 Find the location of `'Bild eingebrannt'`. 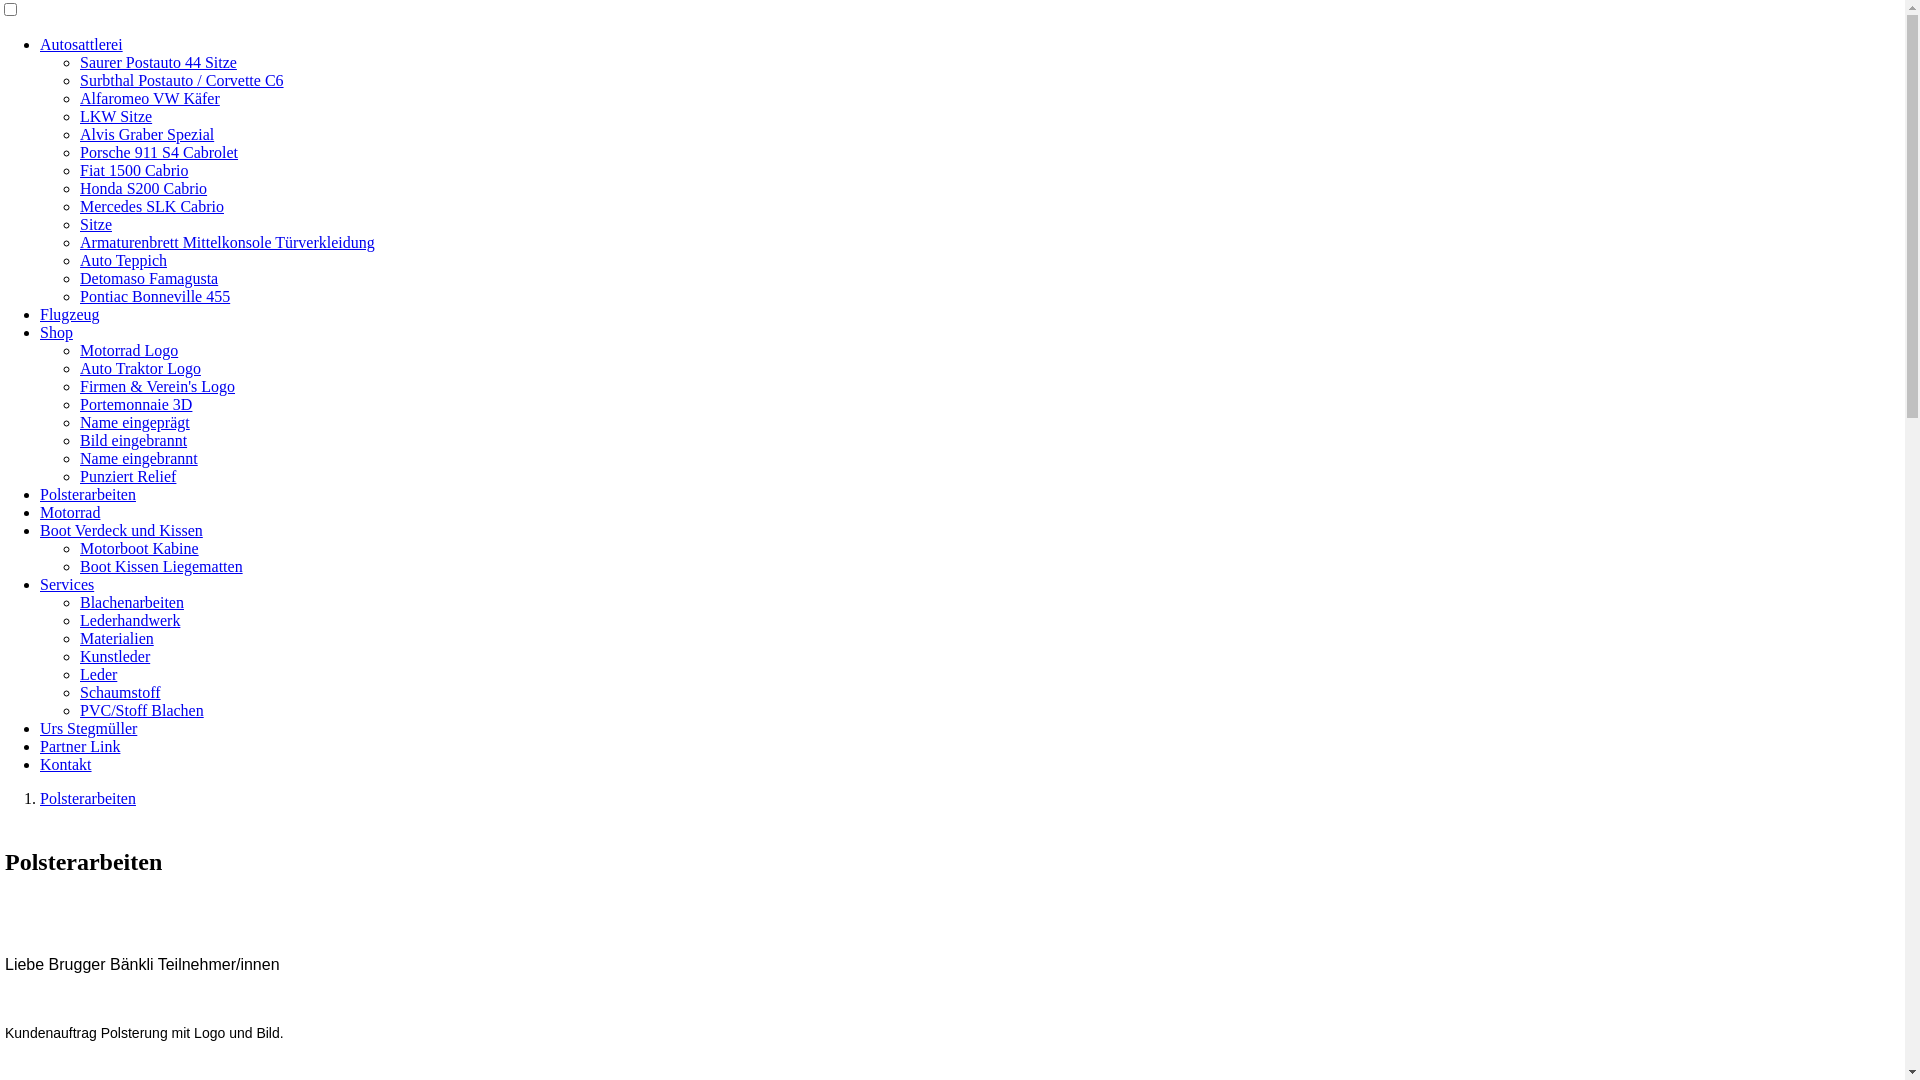

'Bild eingebrannt' is located at coordinates (132, 439).